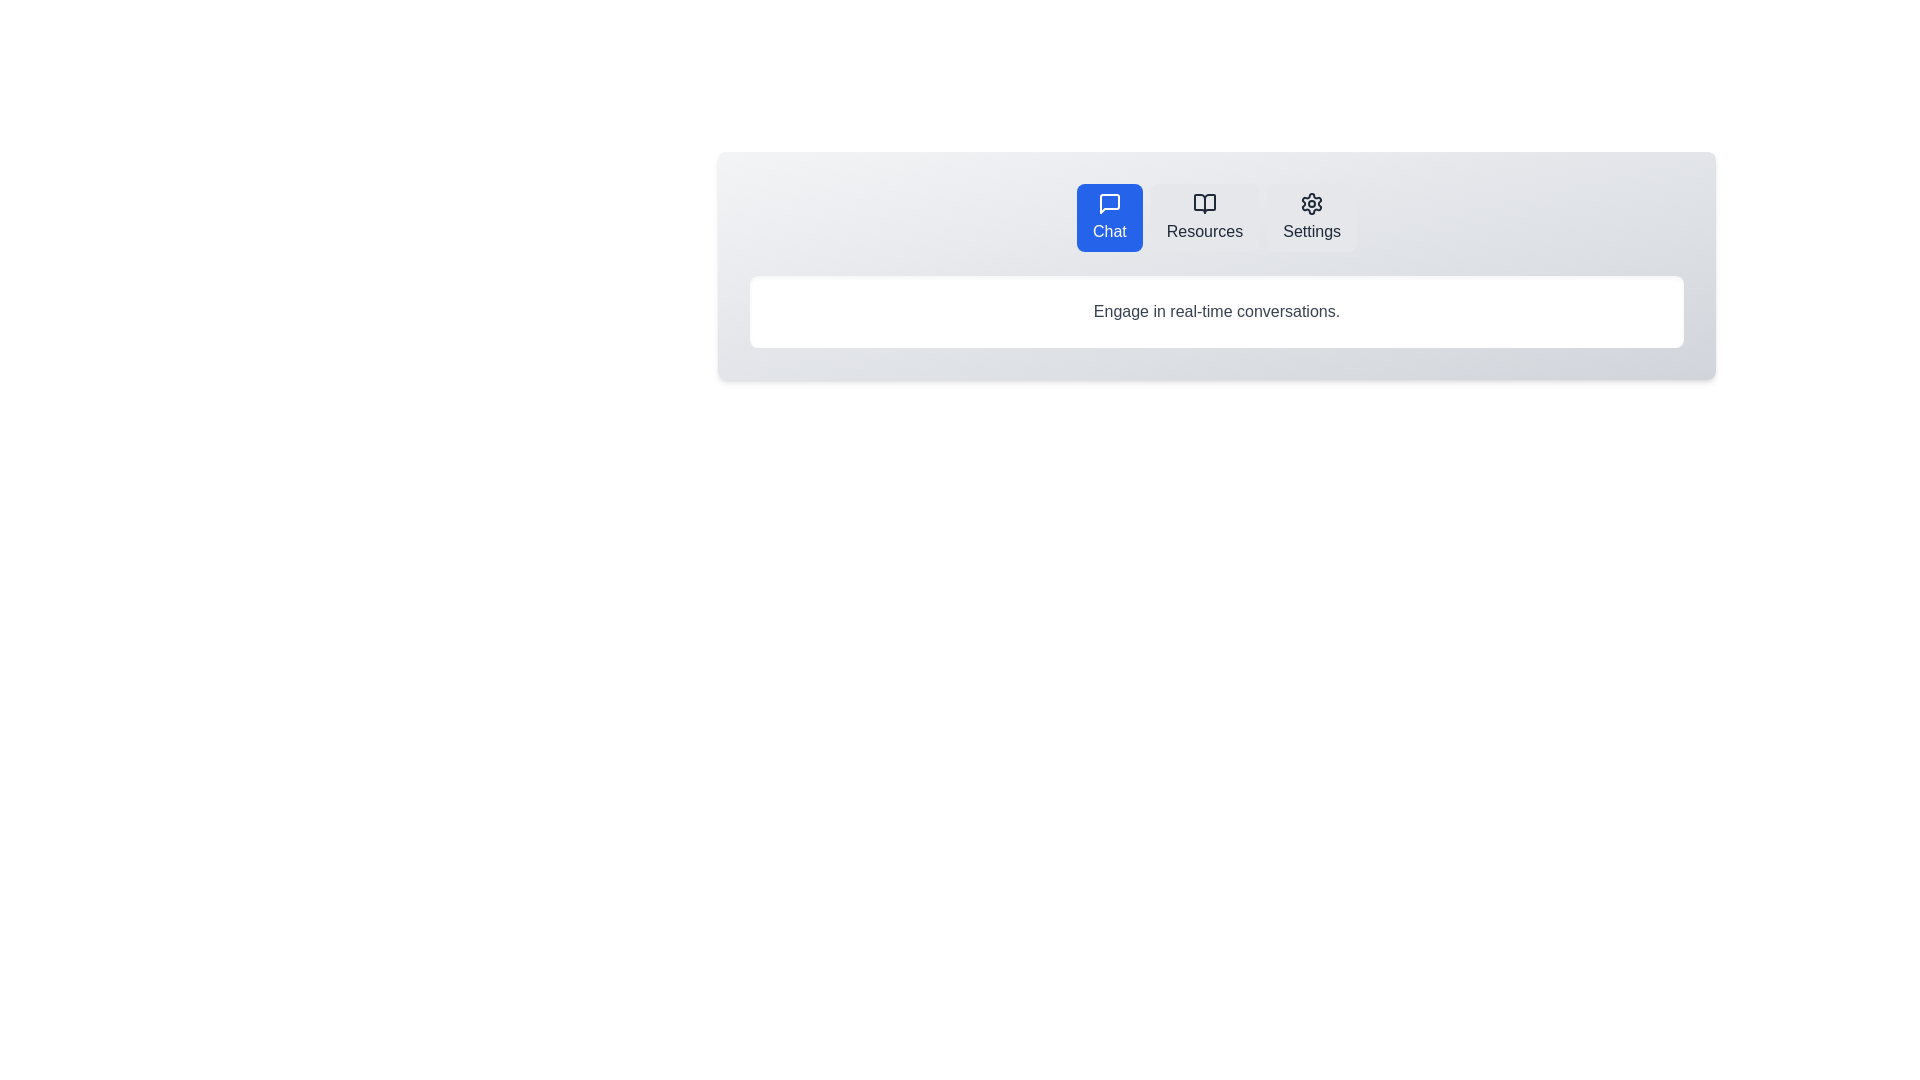 This screenshot has width=1920, height=1080. What do you see at coordinates (1108, 204) in the screenshot?
I see `the chat icon located` at bounding box center [1108, 204].